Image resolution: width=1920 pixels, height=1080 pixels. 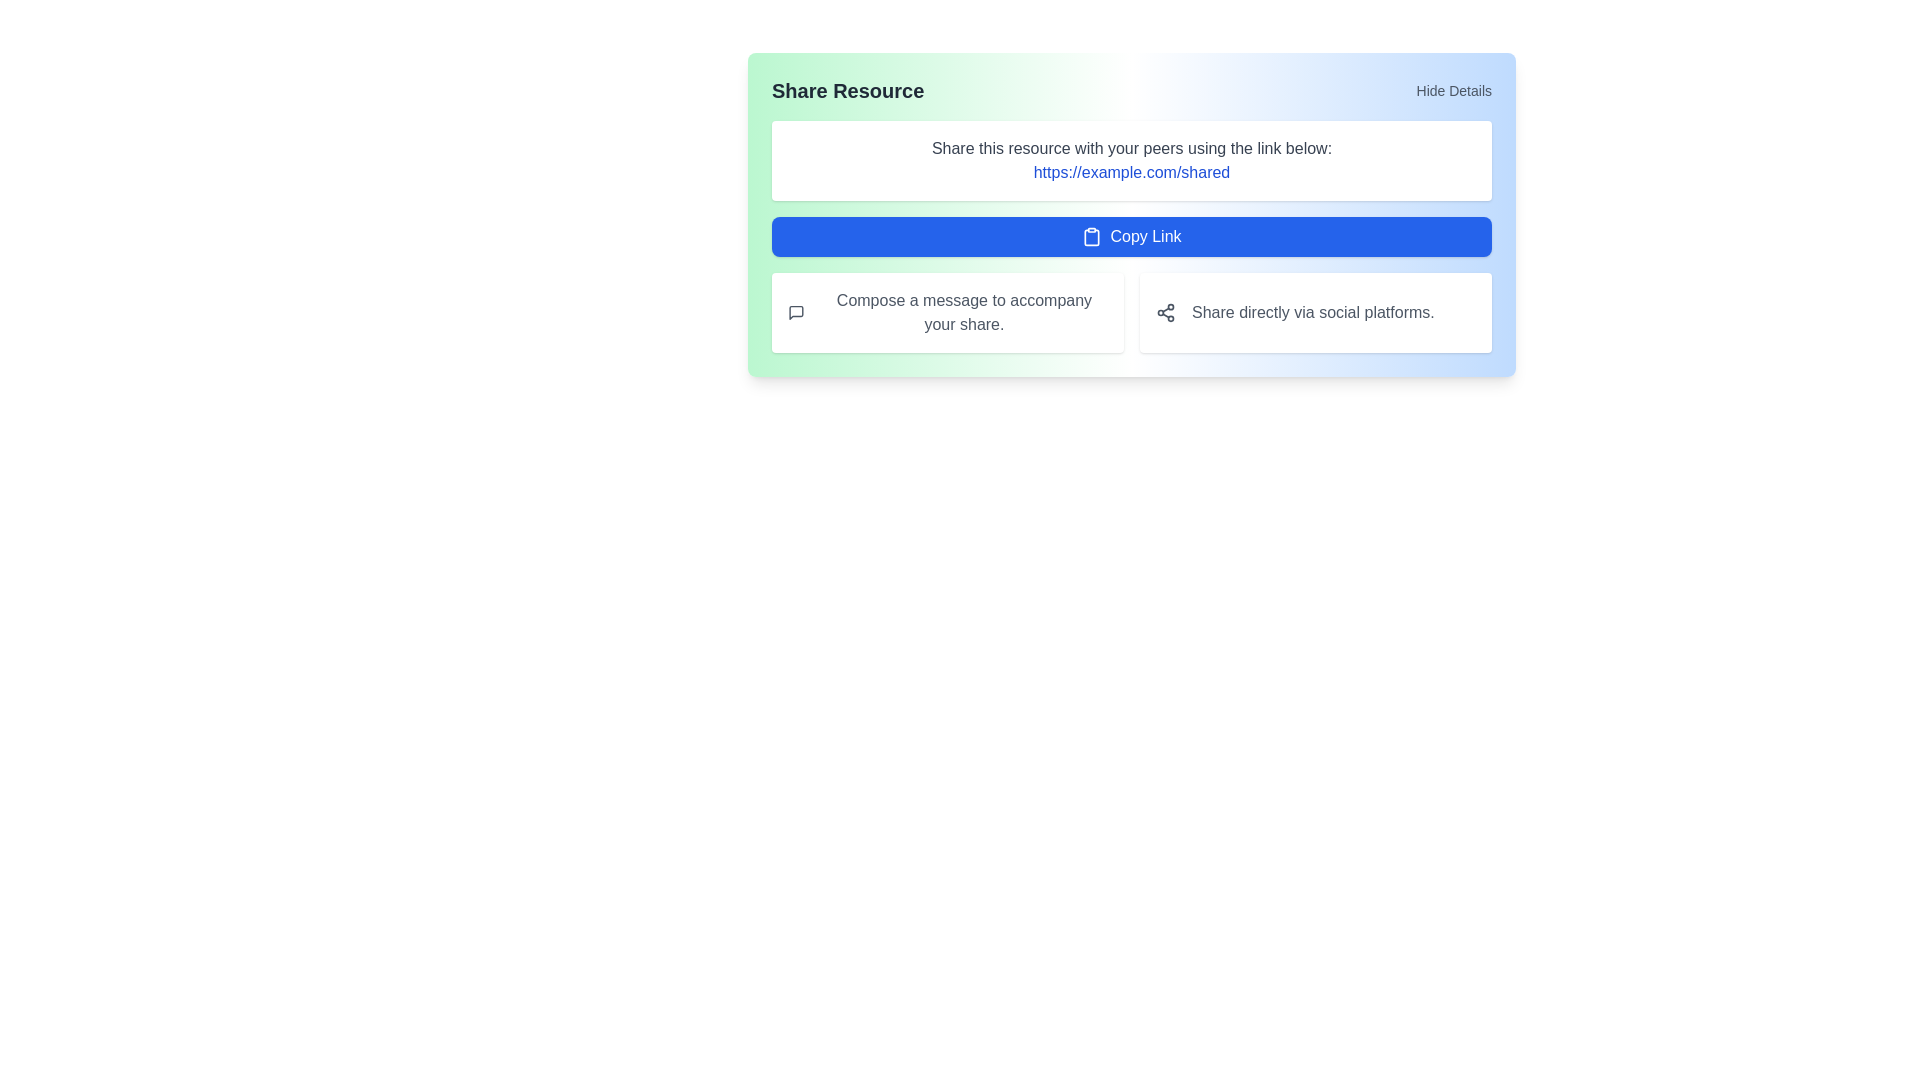 I want to click on the share icon, which is a gray triangular shape made of three interconnected circles, located in the bottom right corner of the card labeled 'Share directly via social platforms', so click(x=1166, y=312).